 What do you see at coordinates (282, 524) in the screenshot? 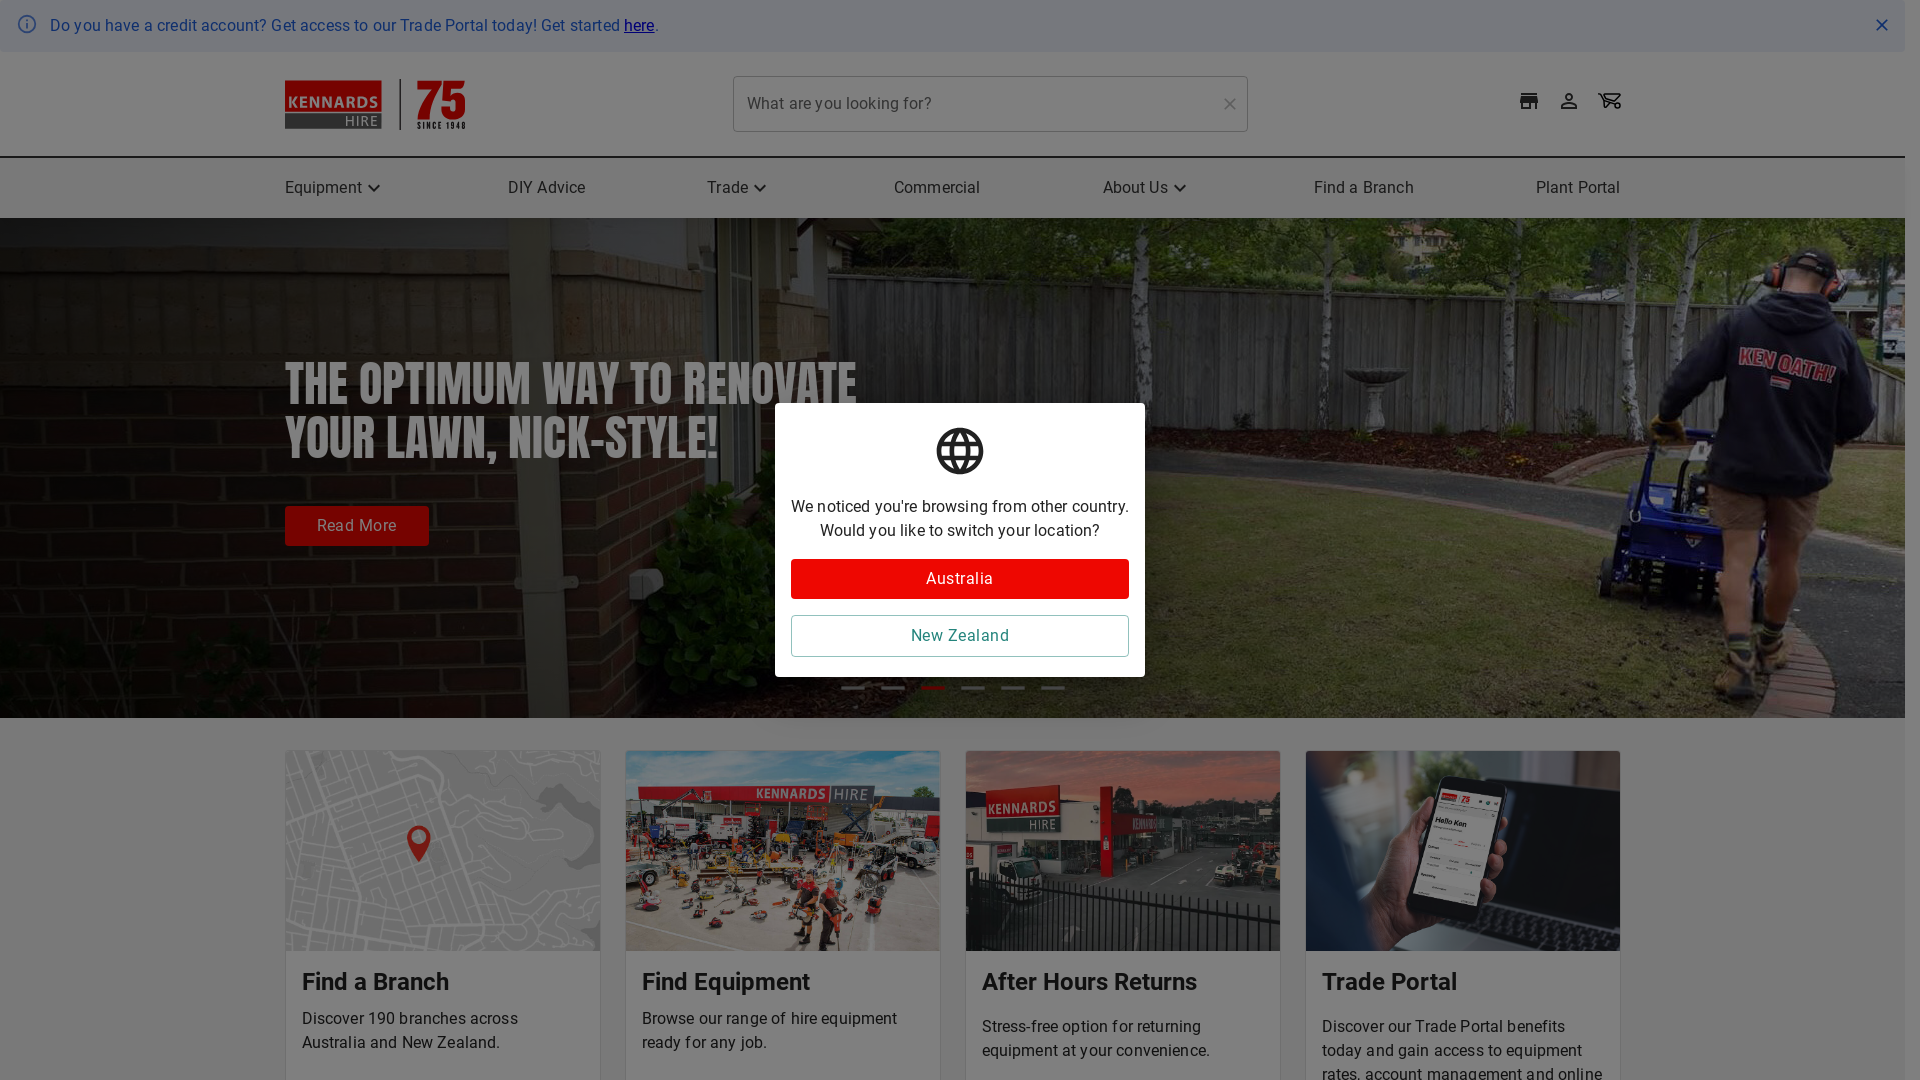
I see `'Read More'` at bounding box center [282, 524].